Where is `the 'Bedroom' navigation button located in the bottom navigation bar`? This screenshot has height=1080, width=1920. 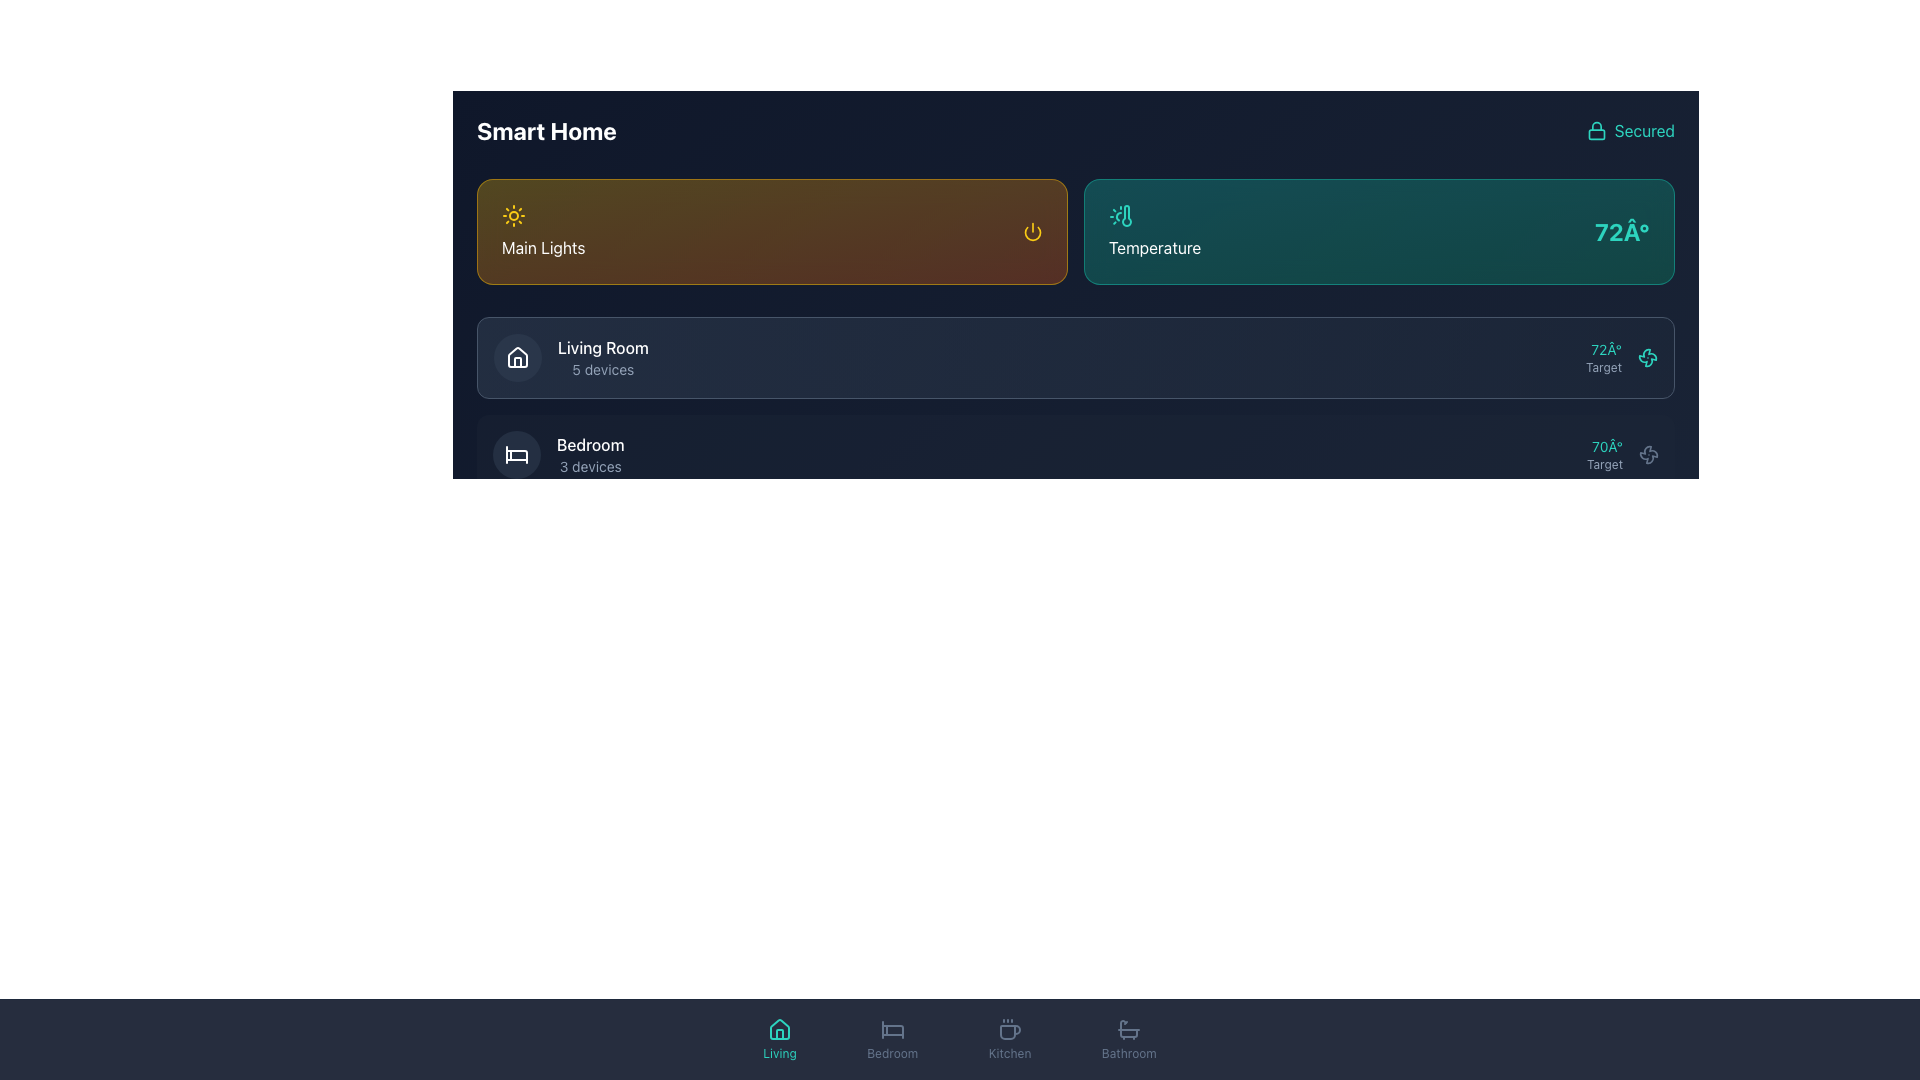
the 'Bedroom' navigation button located in the bottom navigation bar is located at coordinates (891, 1039).